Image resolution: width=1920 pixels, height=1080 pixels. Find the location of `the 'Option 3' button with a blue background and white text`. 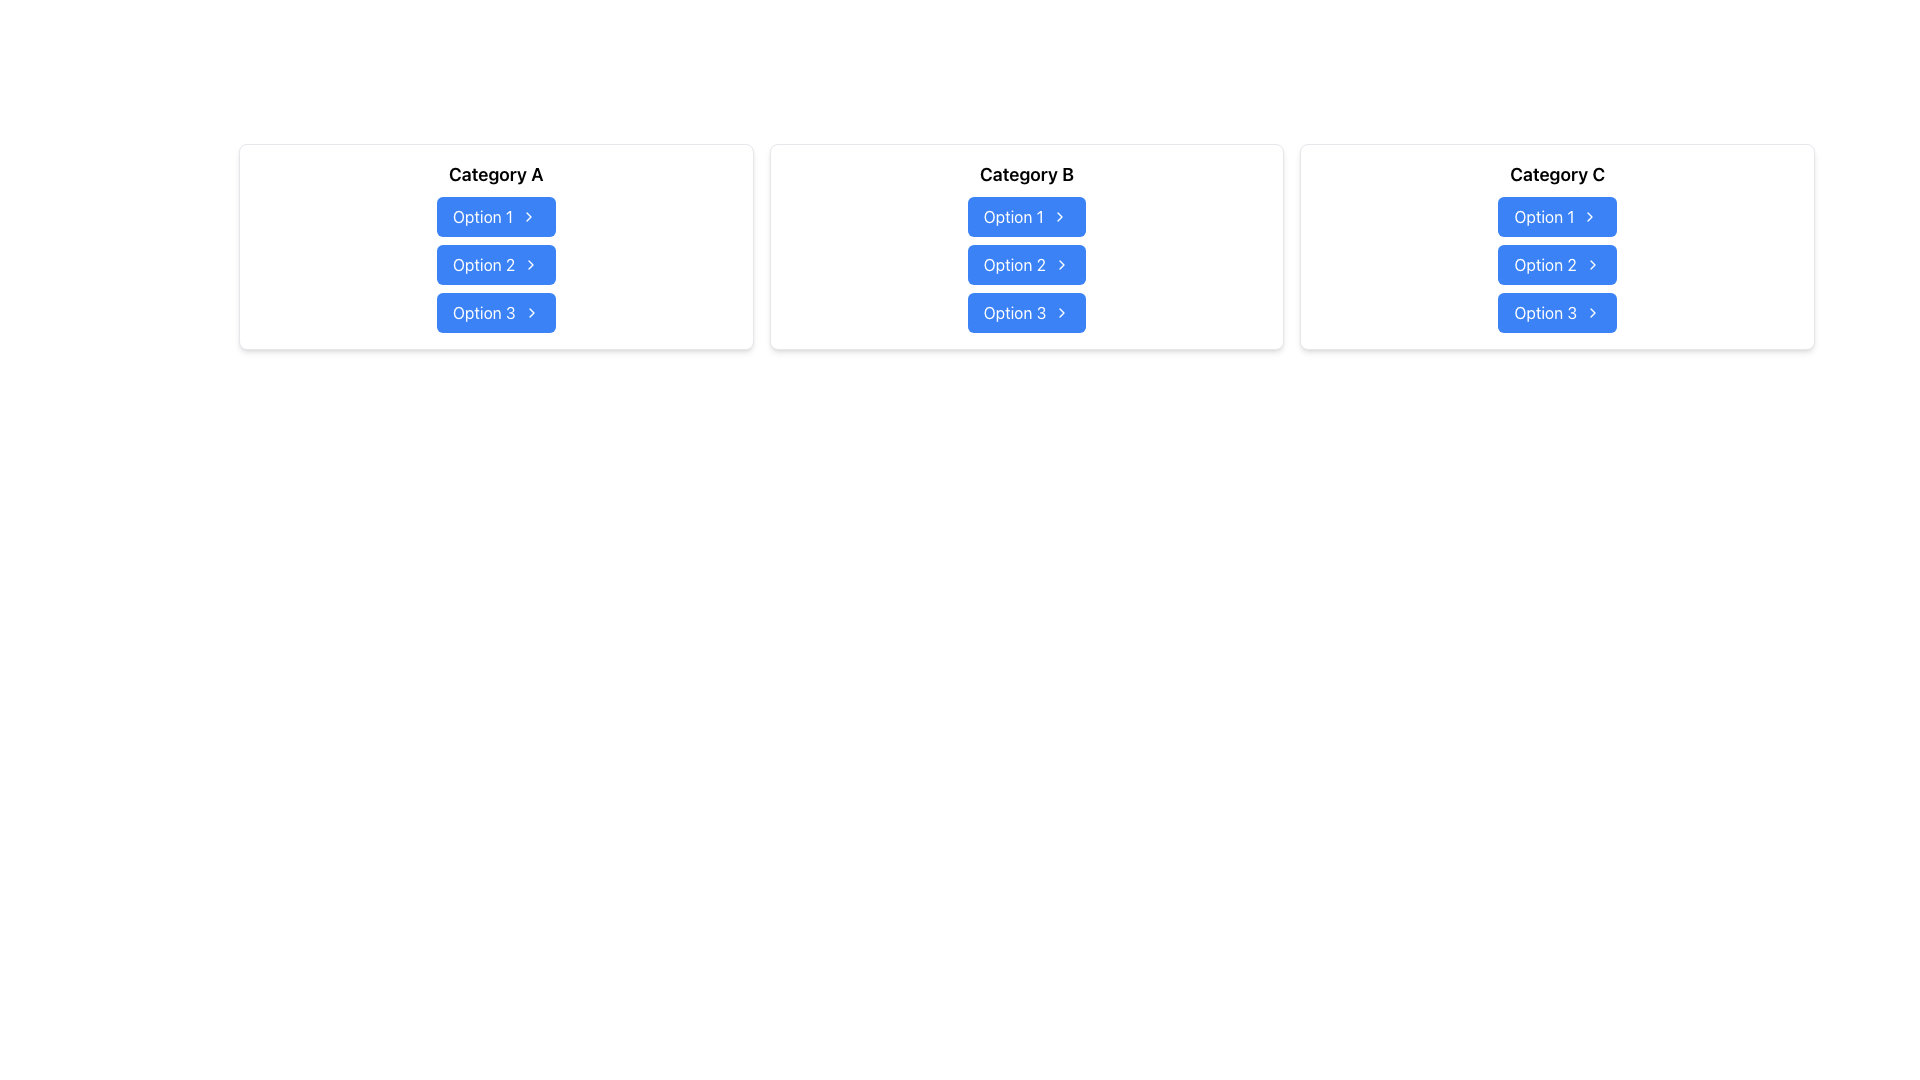

the 'Option 3' button with a blue background and white text is located at coordinates (1027, 312).